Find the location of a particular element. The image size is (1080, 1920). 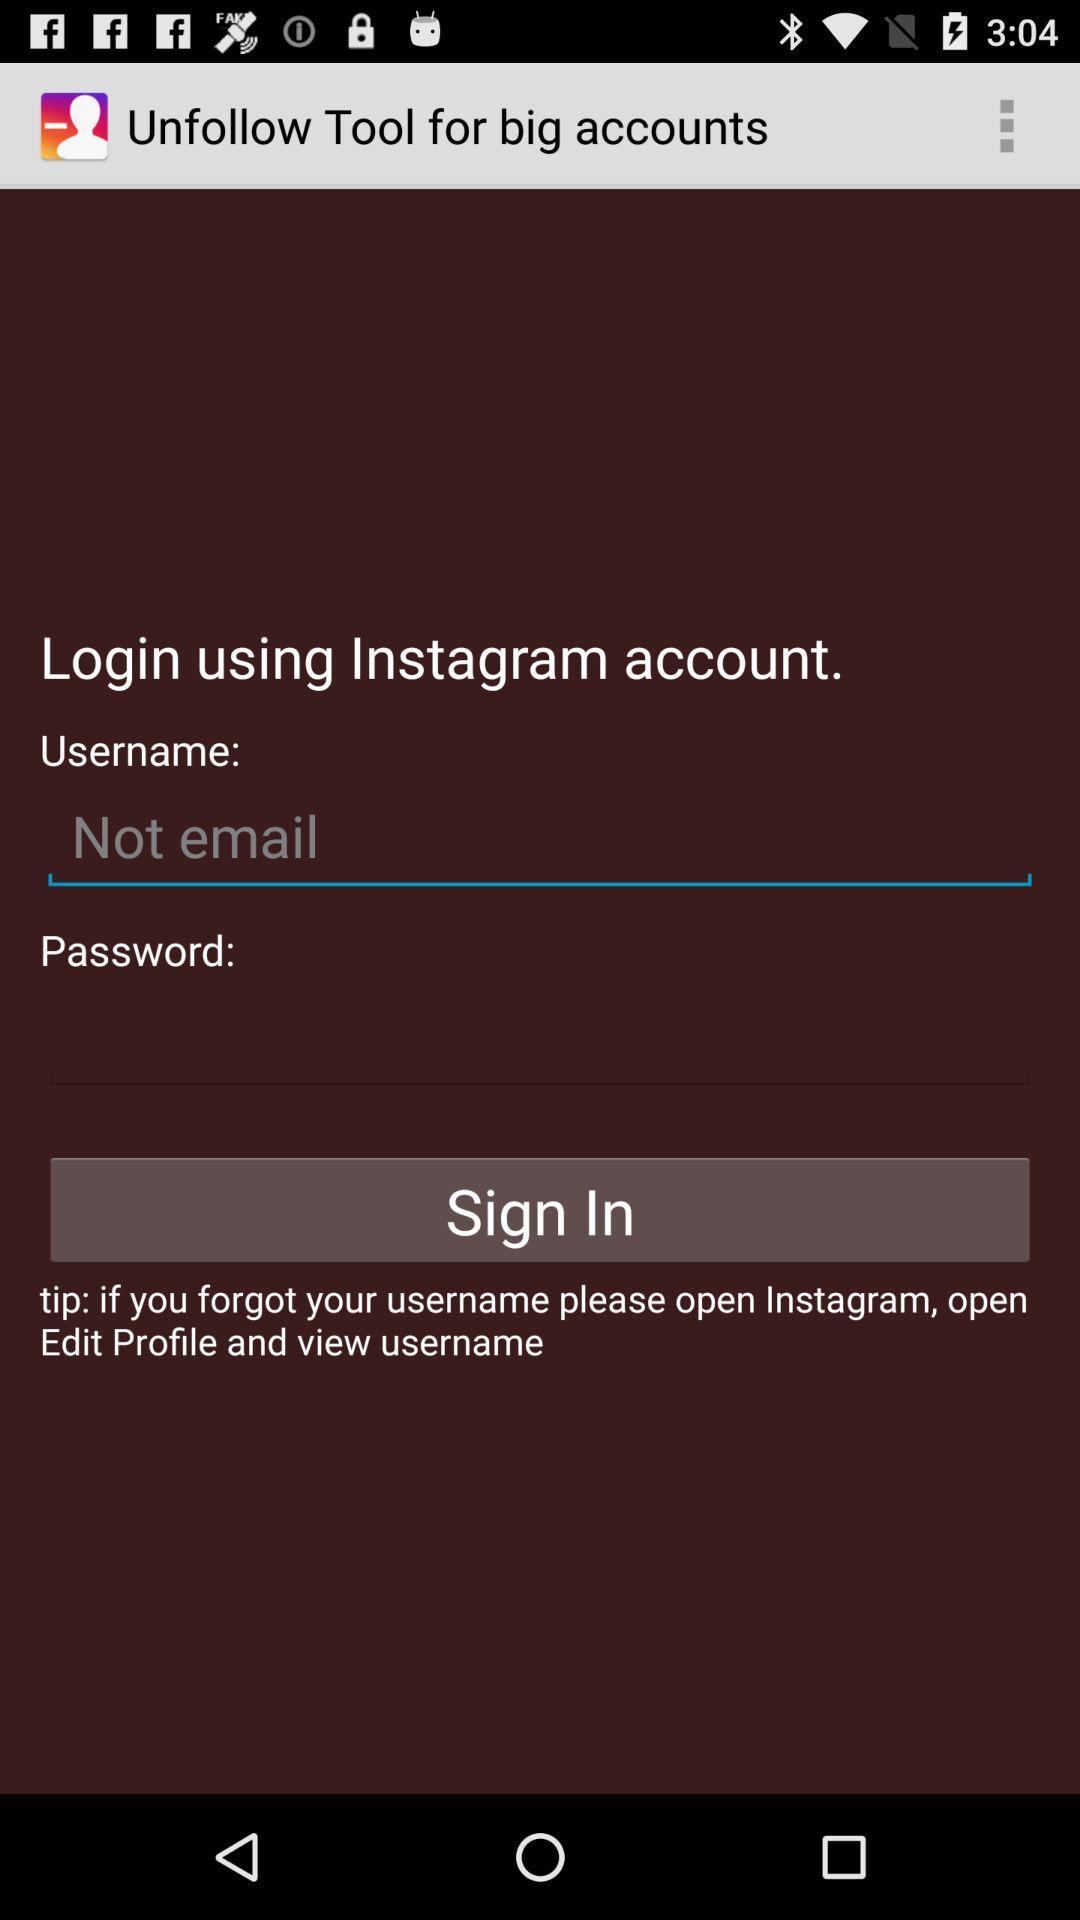

icon next to unfollow tool for item is located at coordinates (1006, 124).